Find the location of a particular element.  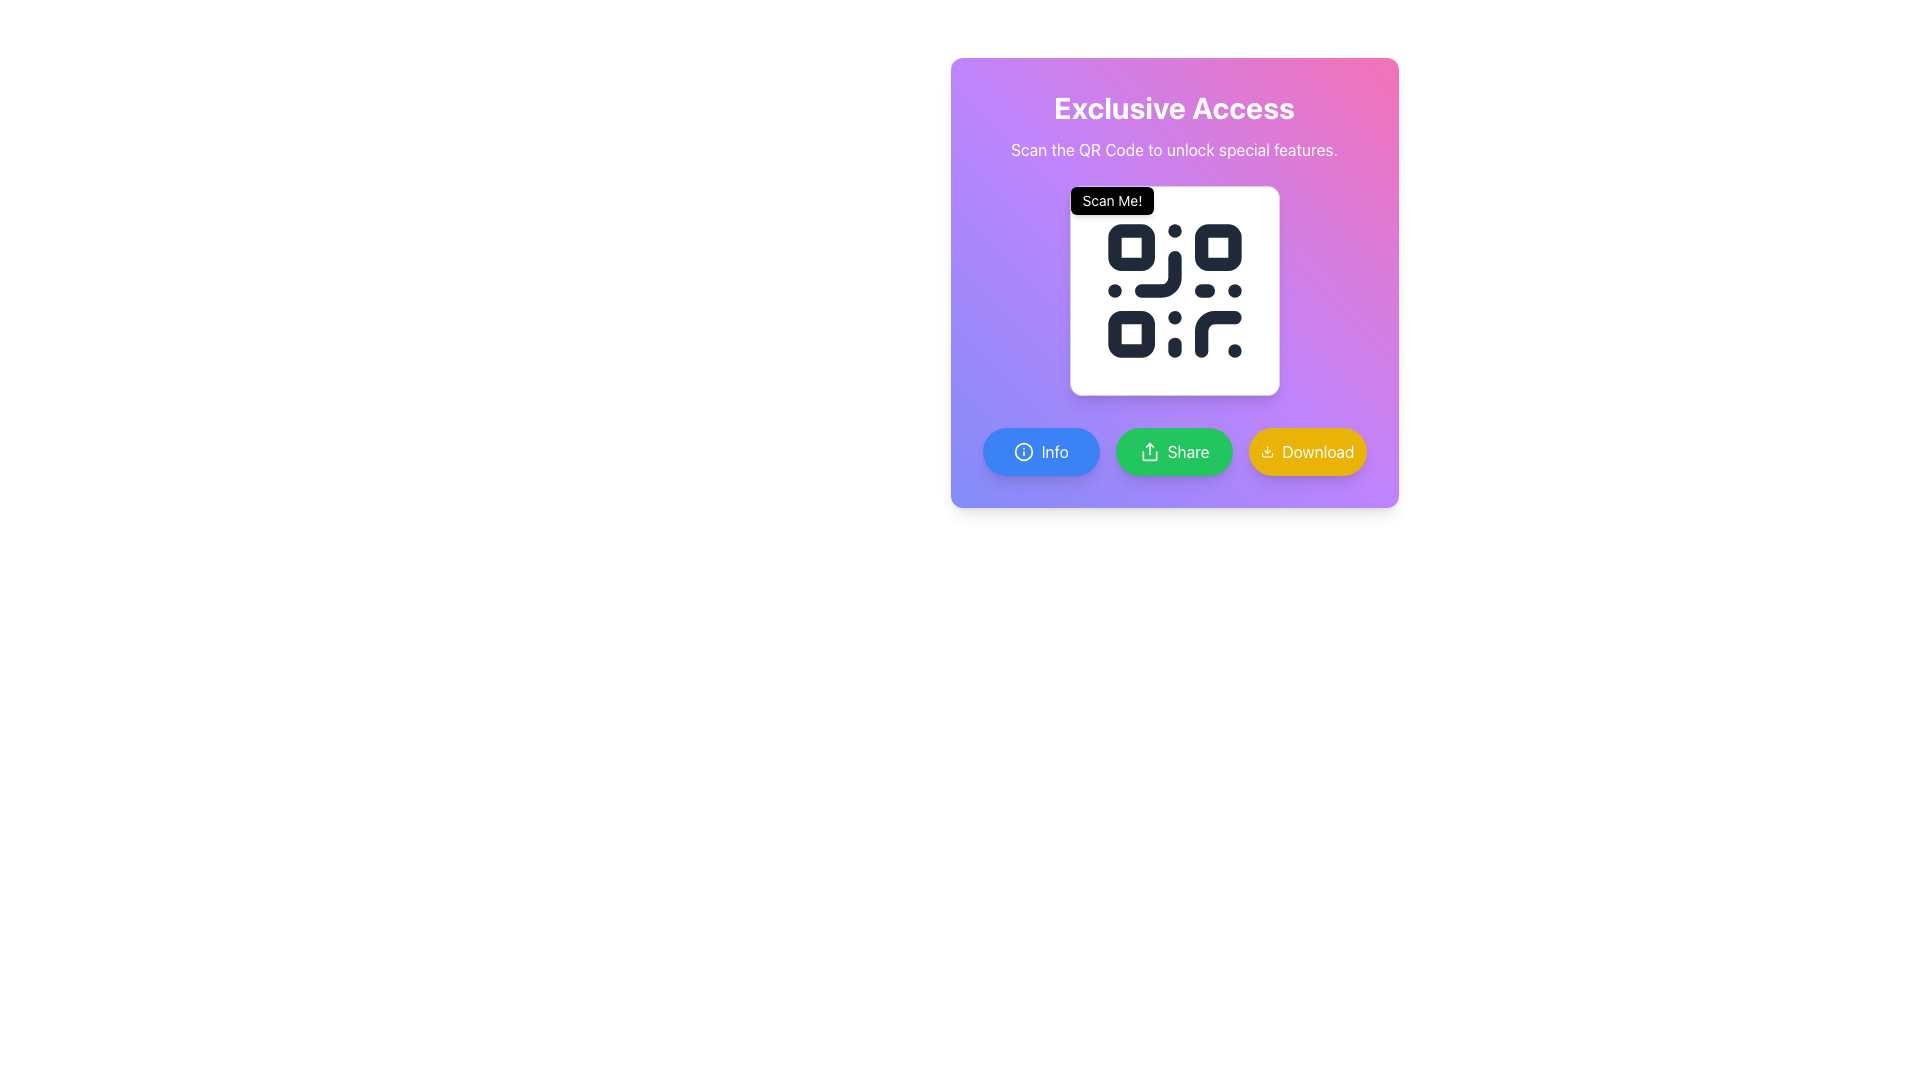

the Information header with the text 'Exclusive Access' which features a bold heading and smaller descriptive text, styled in white on a gradient purple-pink background, located at the top-central region of the interface is located at coordinates (1174, 126).